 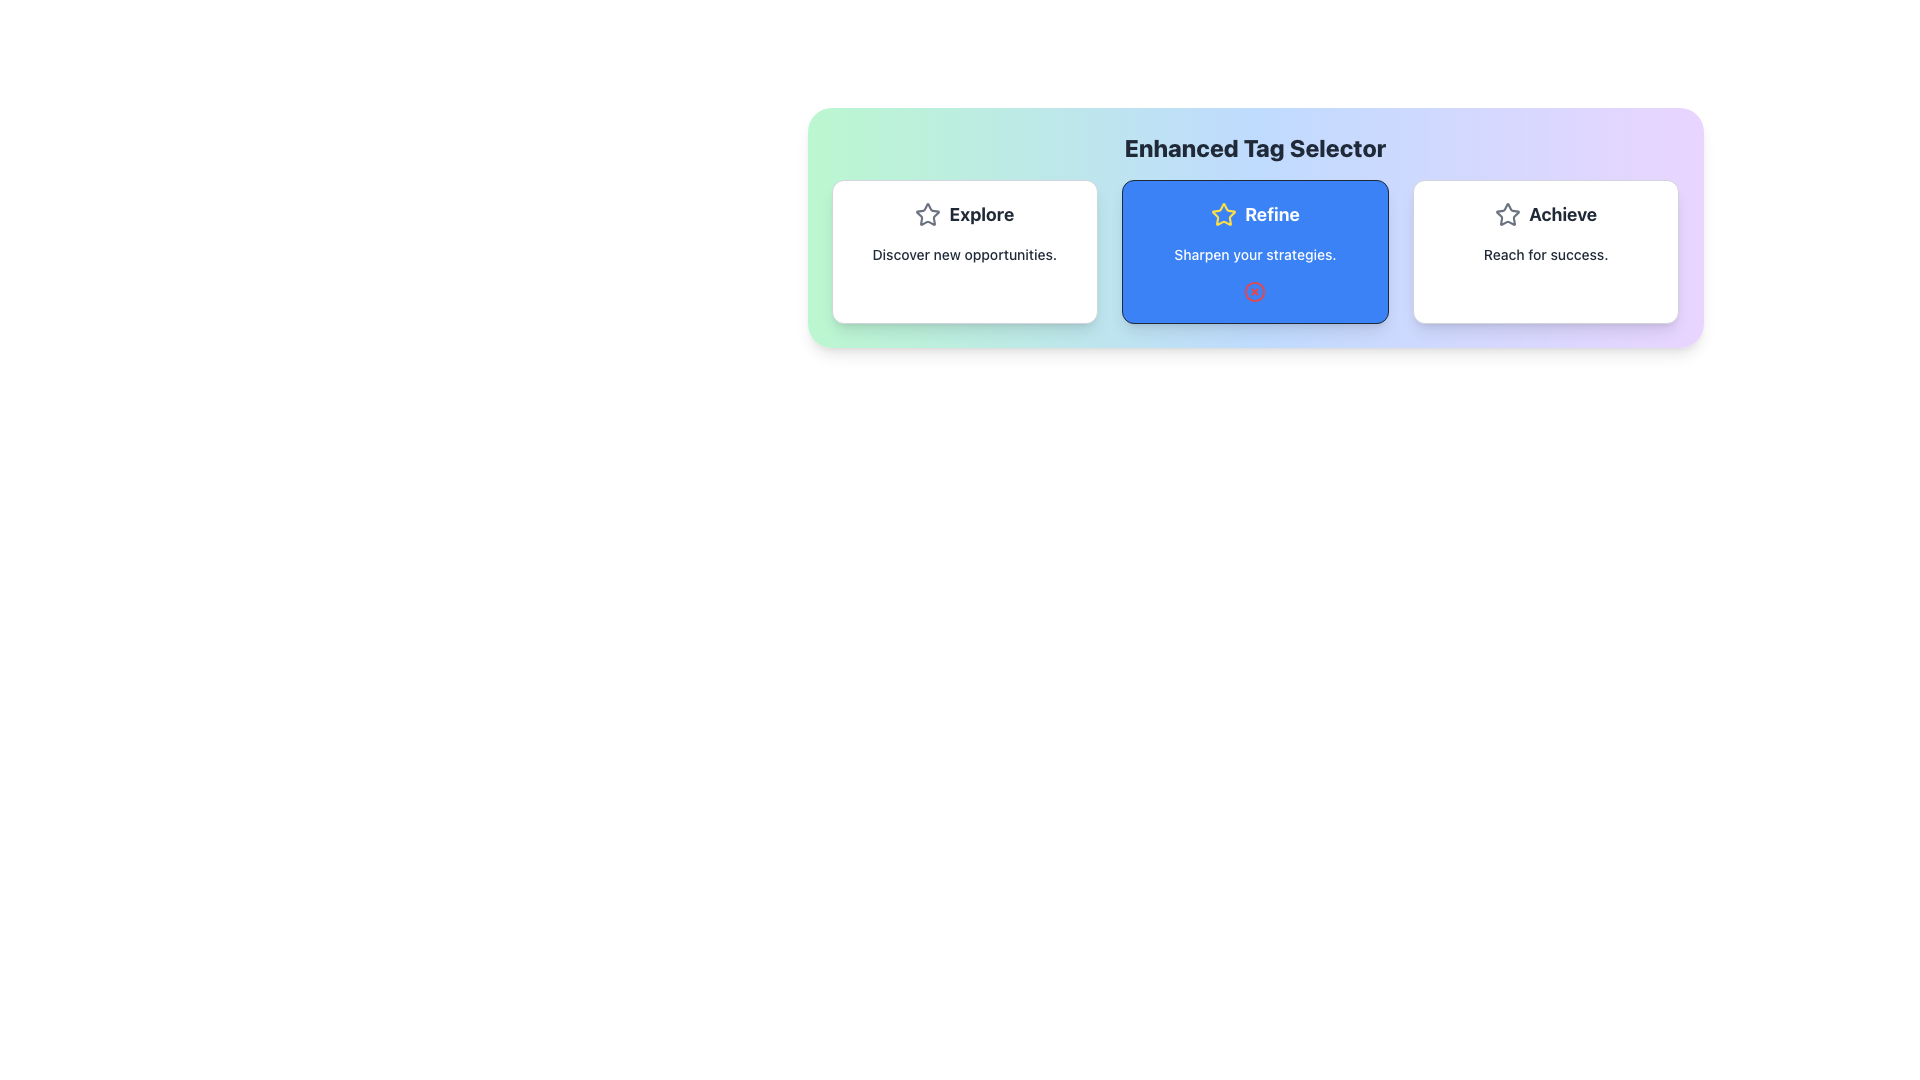 What do you see at coordinates (1254, 253) in the screenshot?
I see `the text label that says 'Sharpen your strategies.' which is displayed in white on a blue background, located within the middle card titled 'Refine.'` at bounding box center [1254, 253].